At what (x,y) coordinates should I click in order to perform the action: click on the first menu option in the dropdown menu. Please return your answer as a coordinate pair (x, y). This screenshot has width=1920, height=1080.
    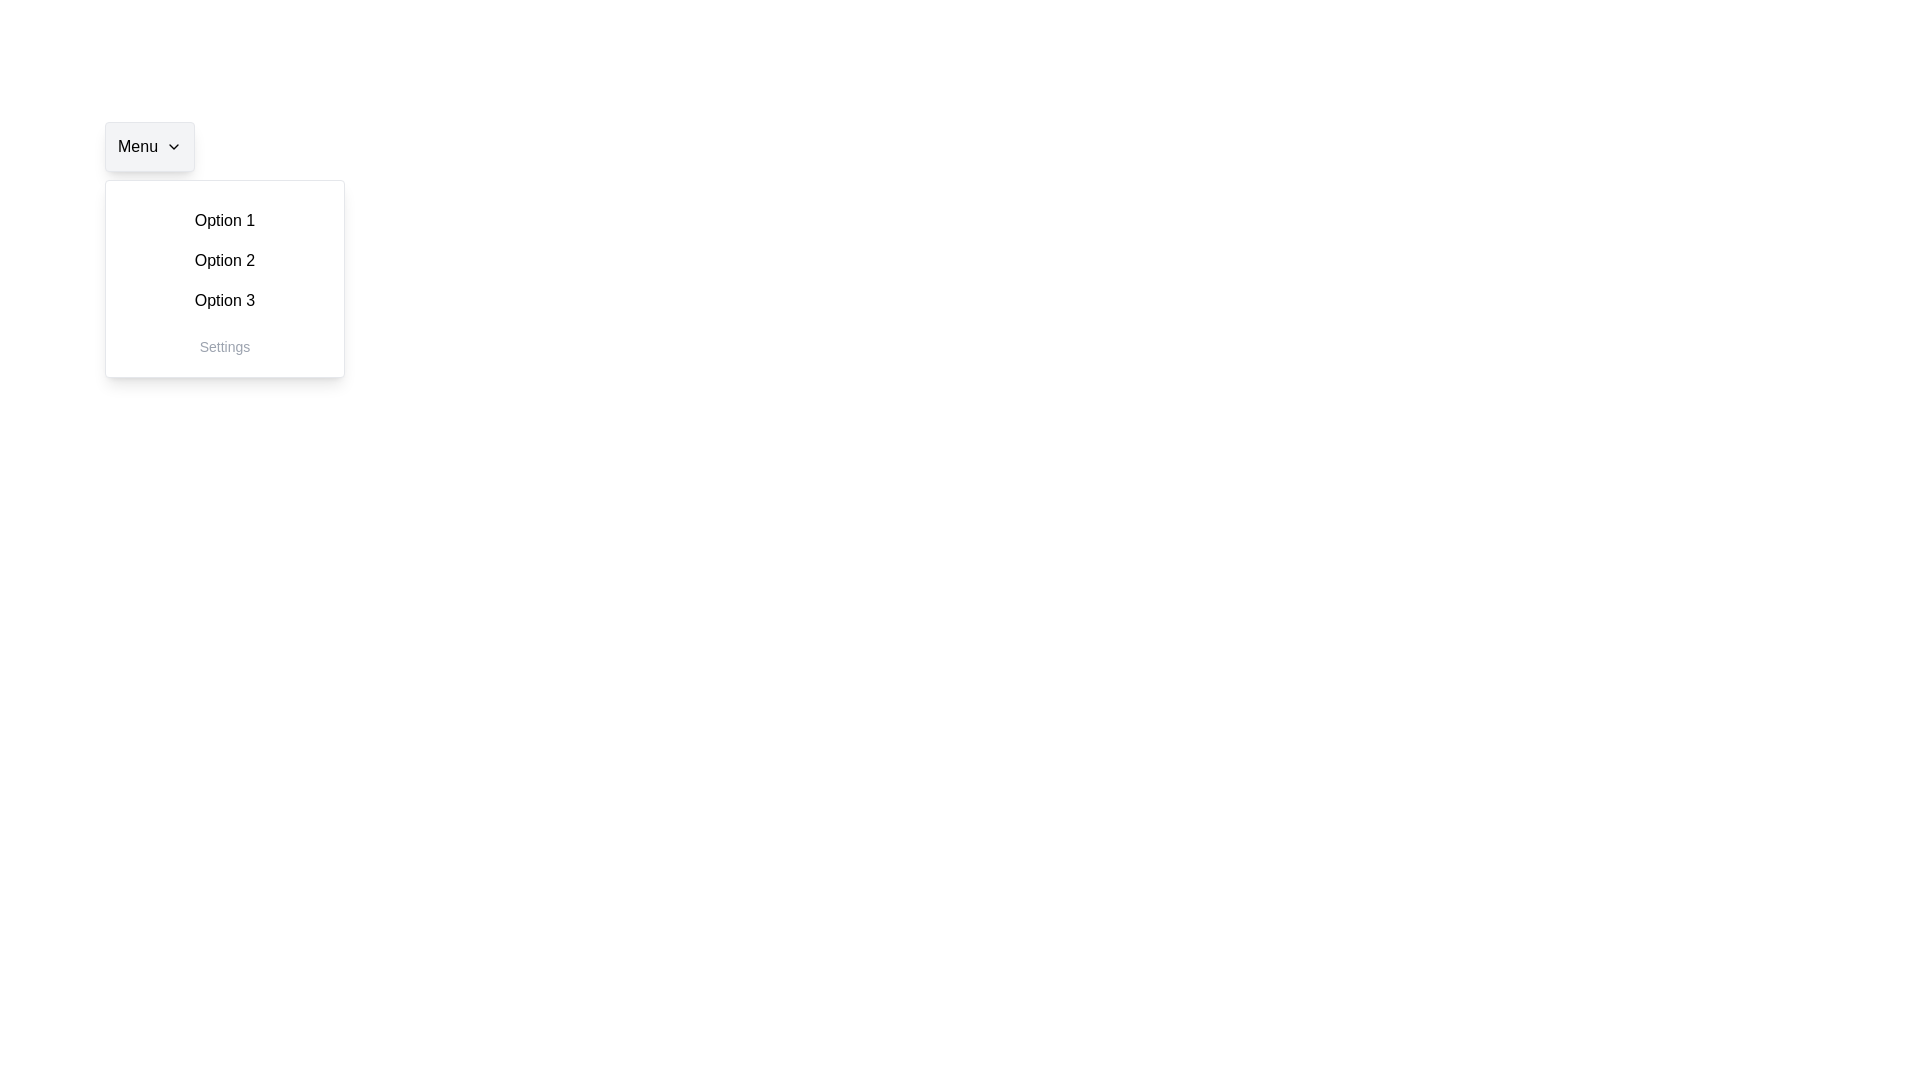
    Looking at the image, I should click on (225, 220).